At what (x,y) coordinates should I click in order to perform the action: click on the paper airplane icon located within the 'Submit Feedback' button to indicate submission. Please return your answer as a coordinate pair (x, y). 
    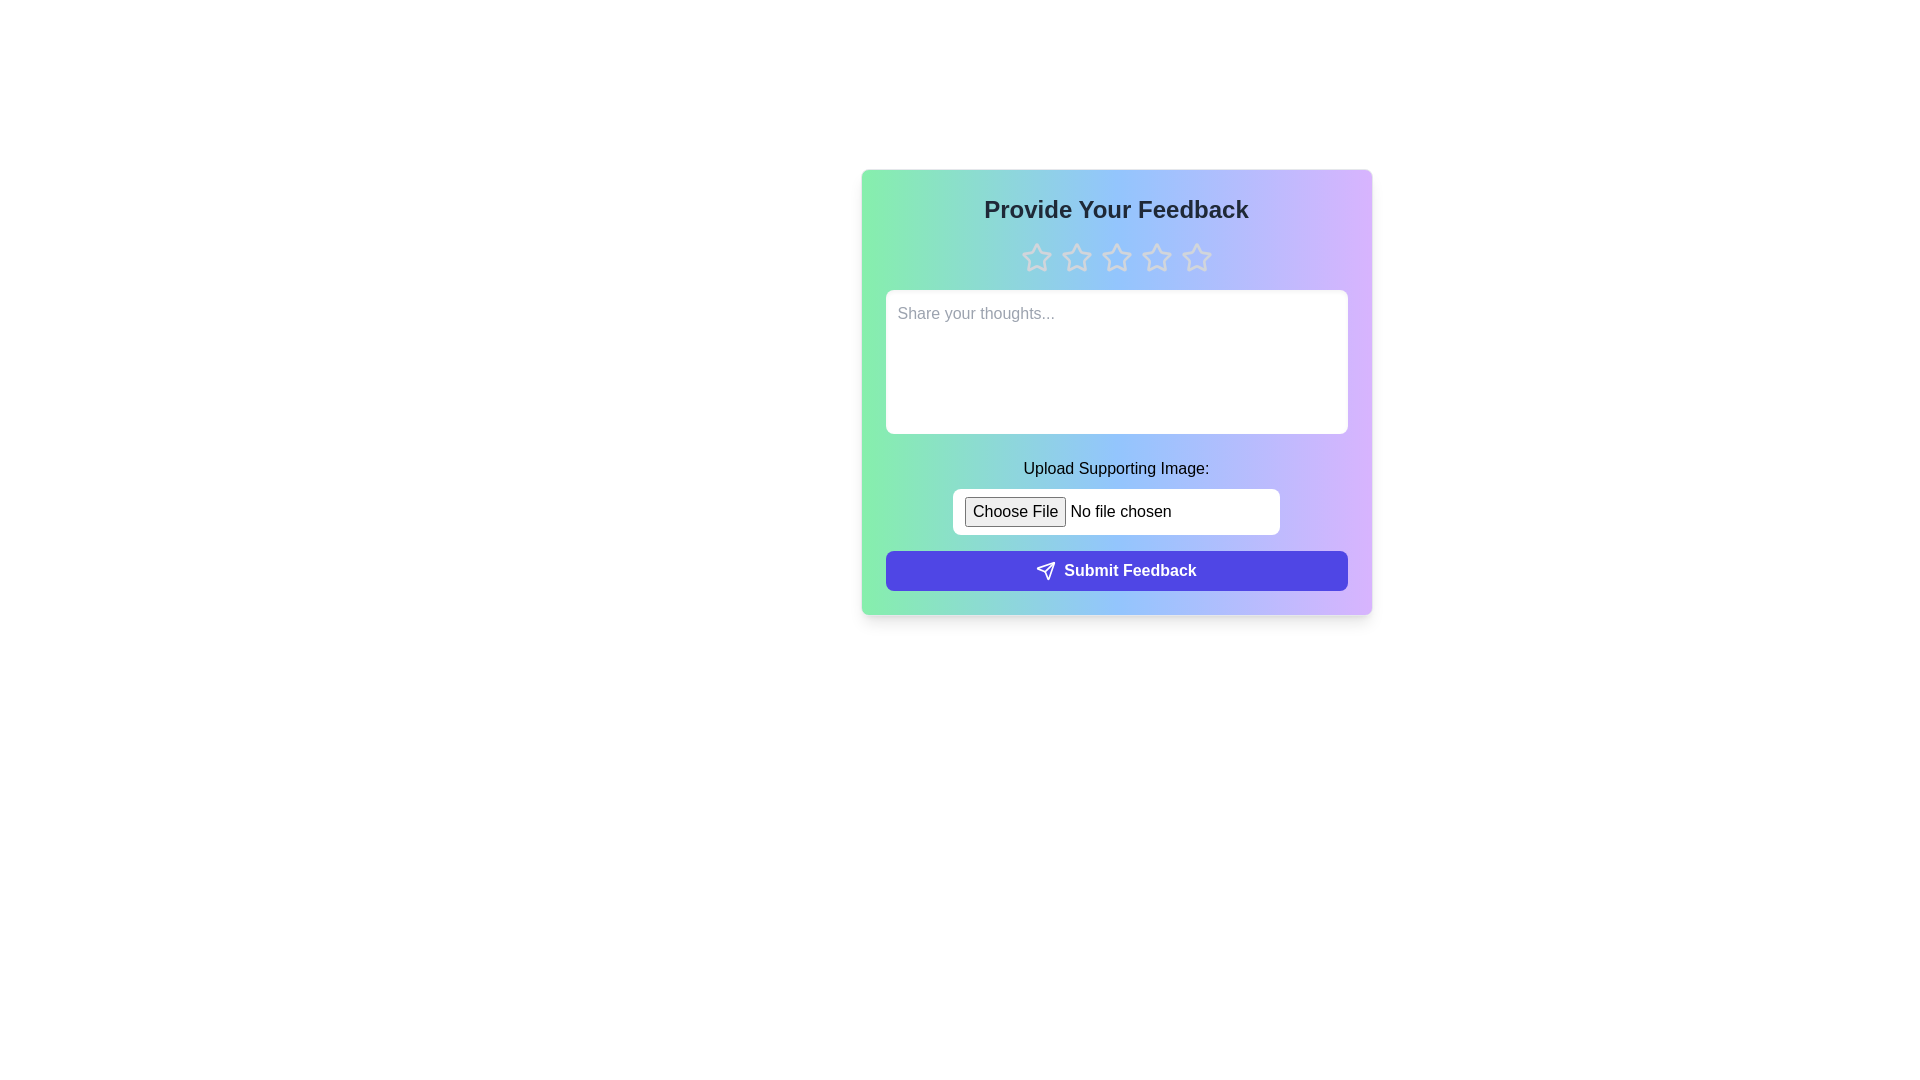
    Looking at the image, I should click on (1045, 570).